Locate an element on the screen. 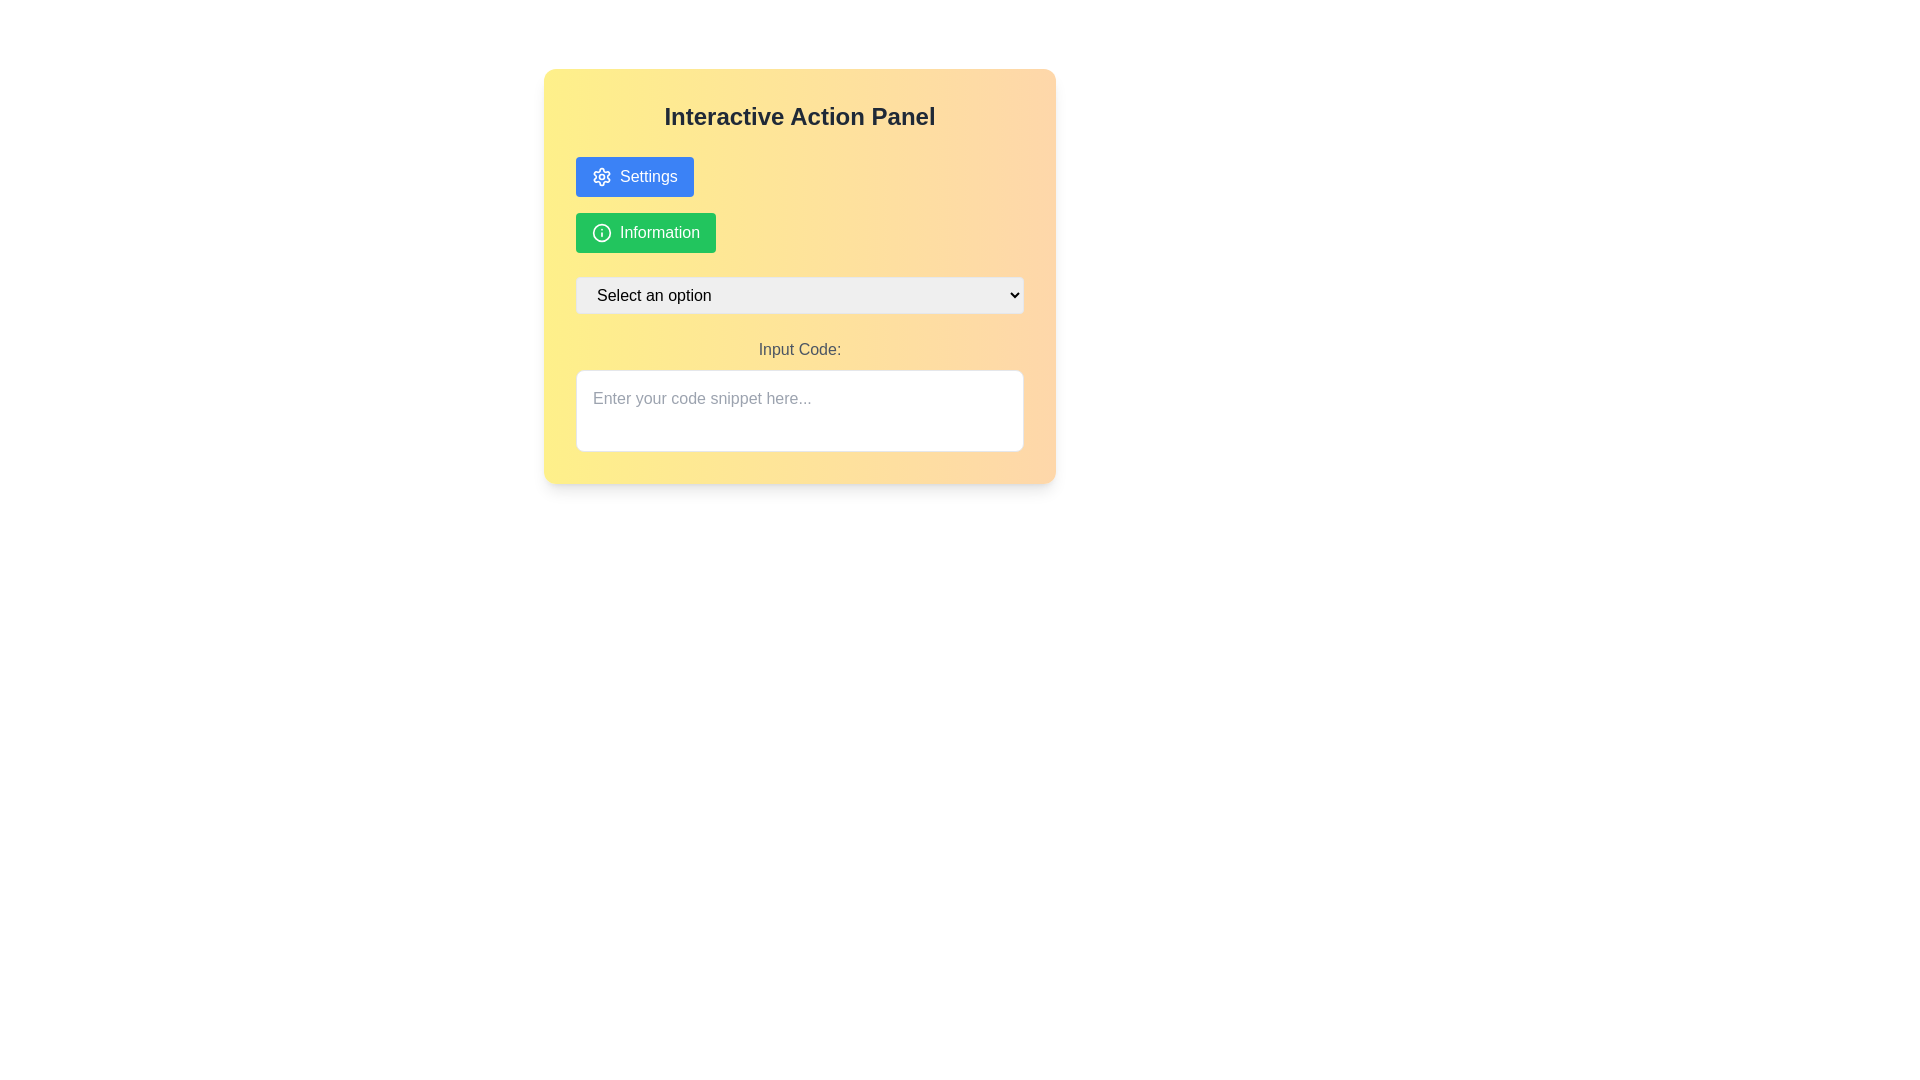 The image size is (1920, 1080). the green 'Information' button with rounded corners that has an information icon on the left and white centered text is located at coordinates (646, 231).